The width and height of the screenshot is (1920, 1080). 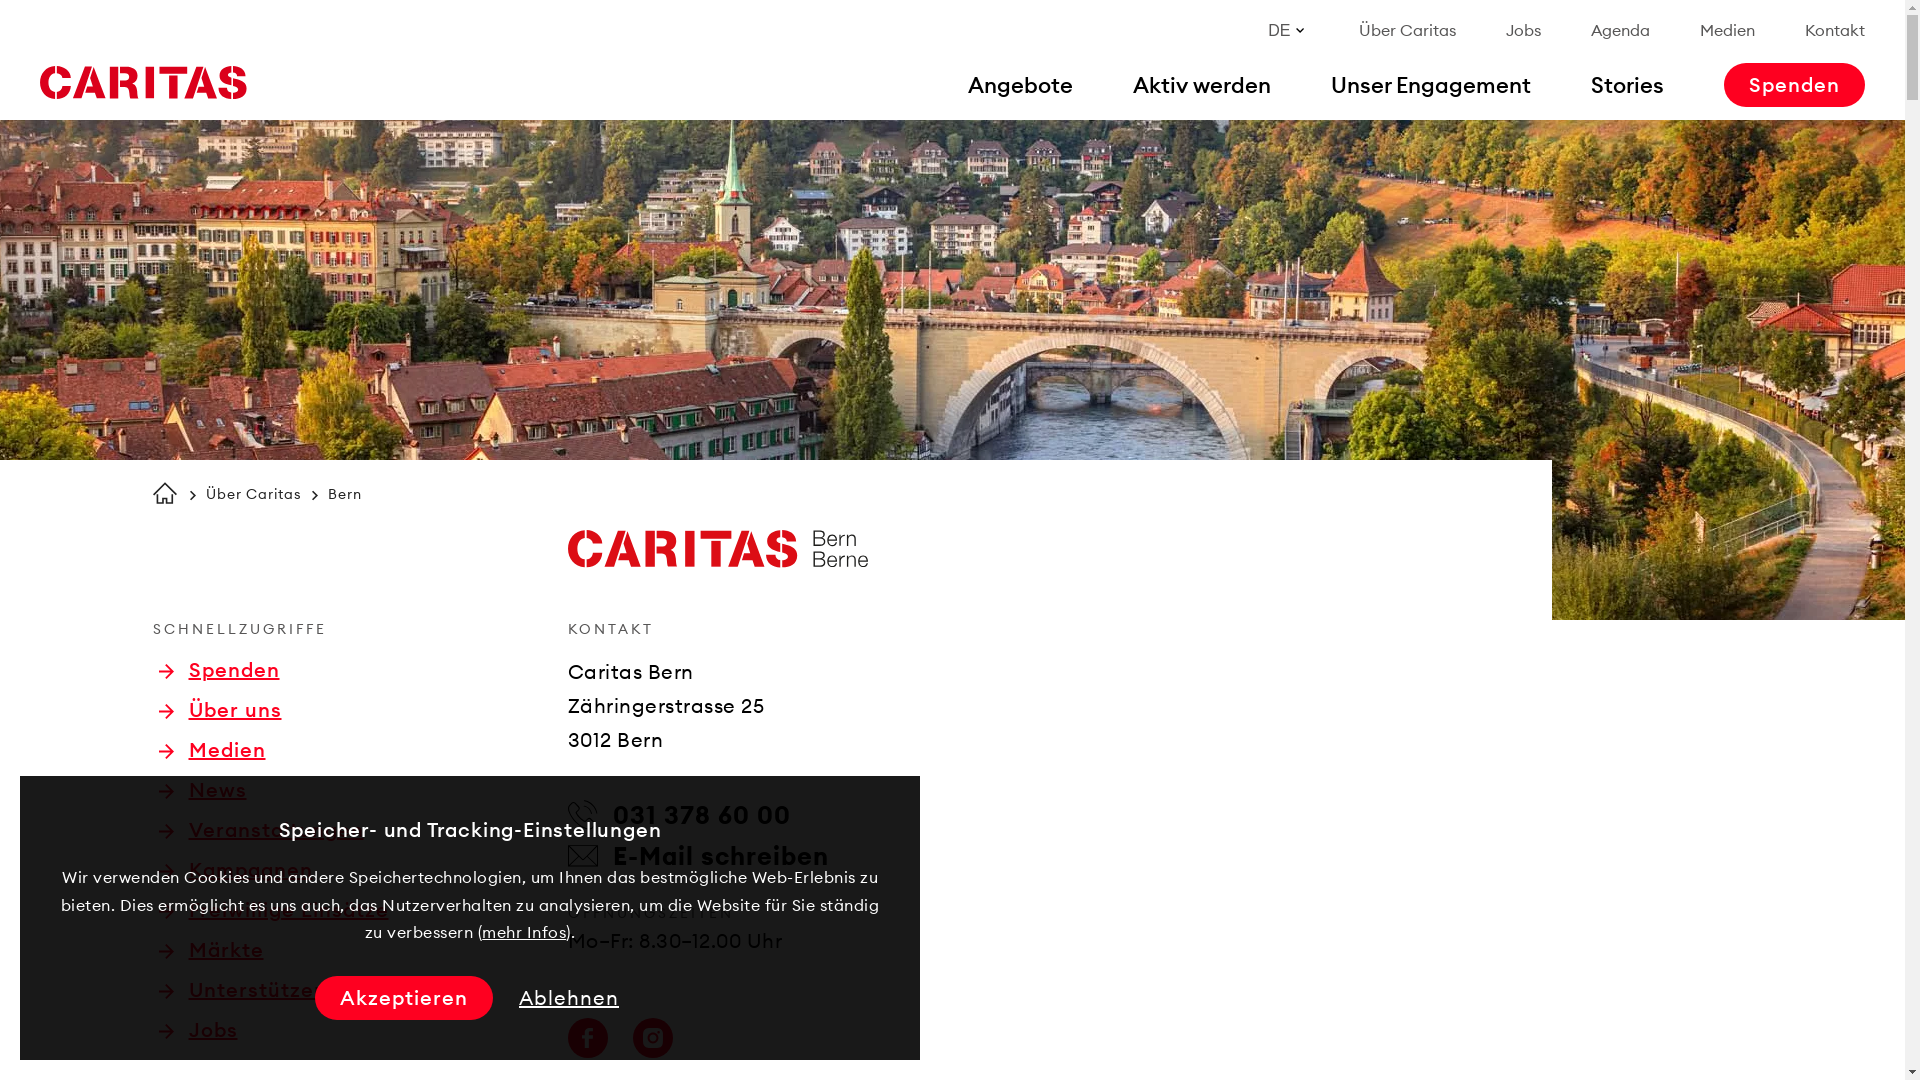 What do you see at coordinates (1522, 30) in the screenshot?
I see `'Jobs'` at bounding box center [1522, 30].